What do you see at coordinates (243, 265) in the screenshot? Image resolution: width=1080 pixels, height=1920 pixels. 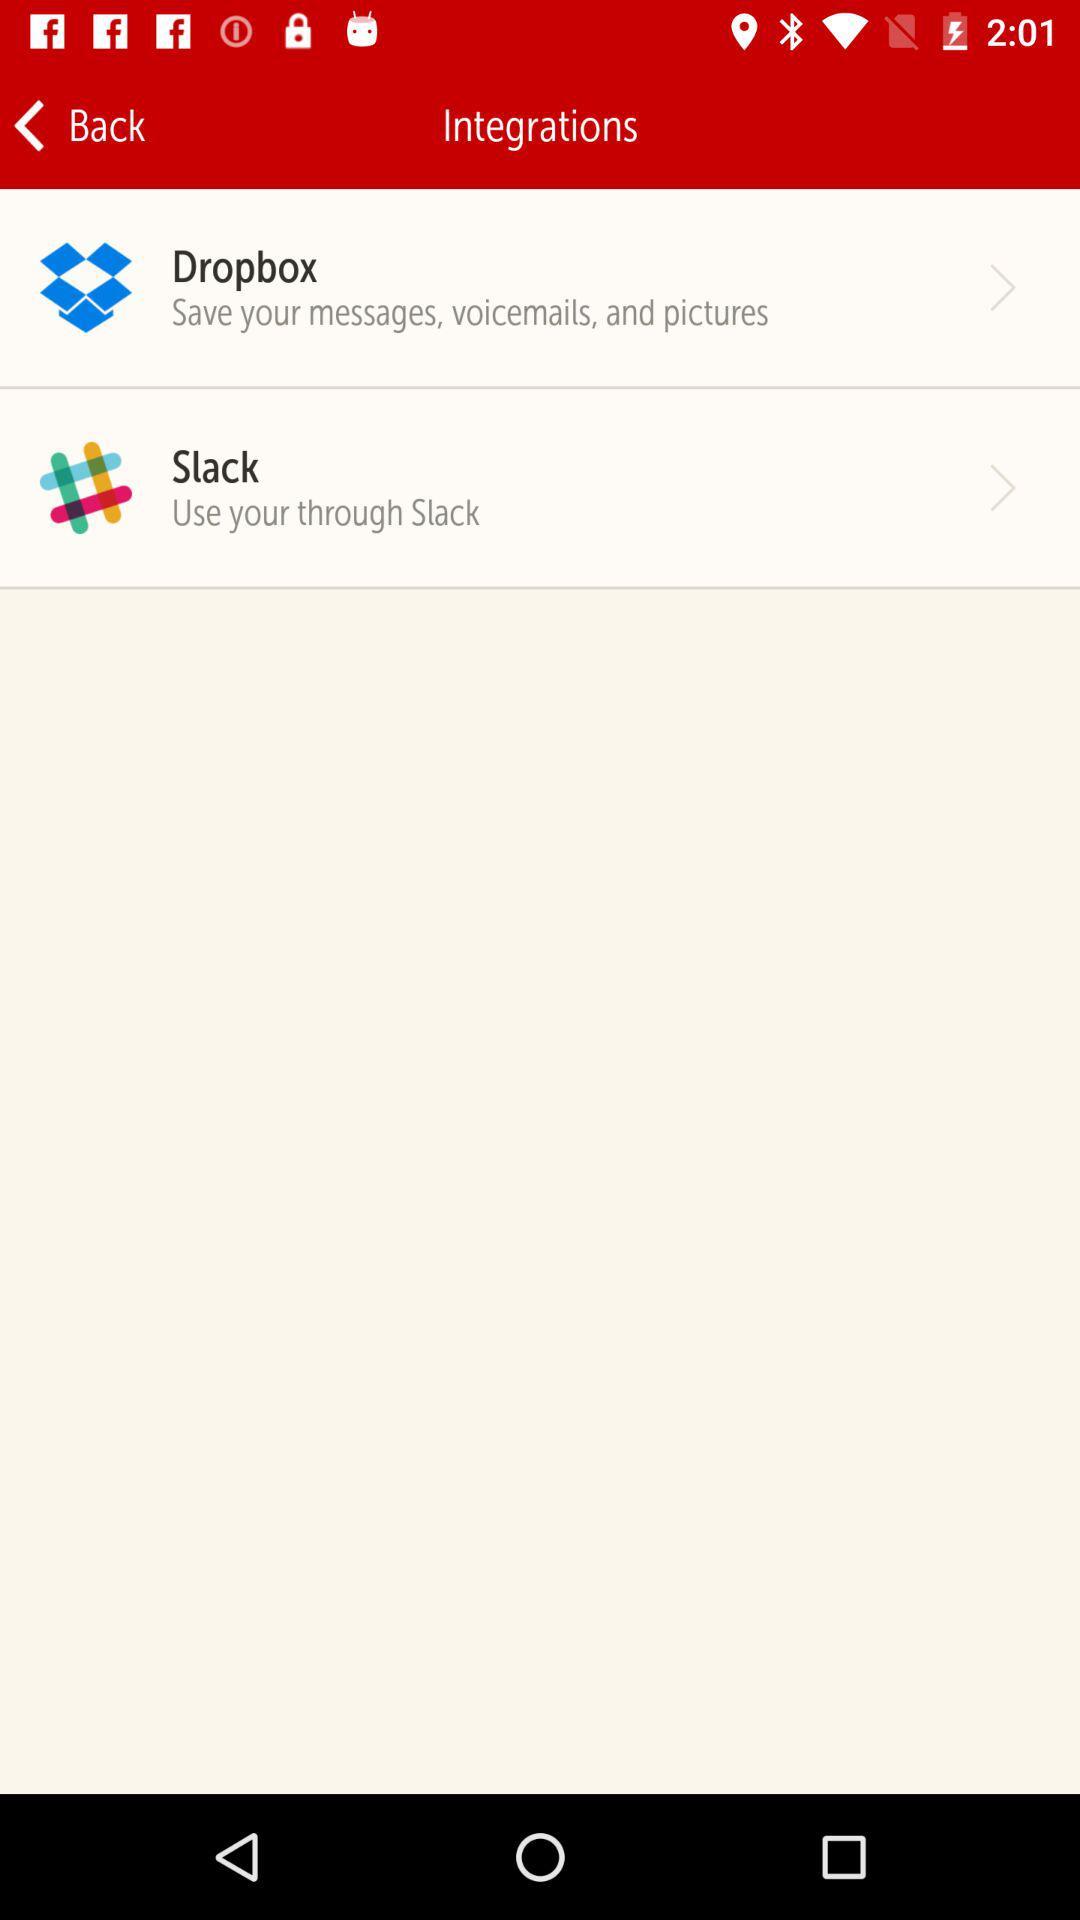 I see `dropbox item` at bounding box center [243, 265].